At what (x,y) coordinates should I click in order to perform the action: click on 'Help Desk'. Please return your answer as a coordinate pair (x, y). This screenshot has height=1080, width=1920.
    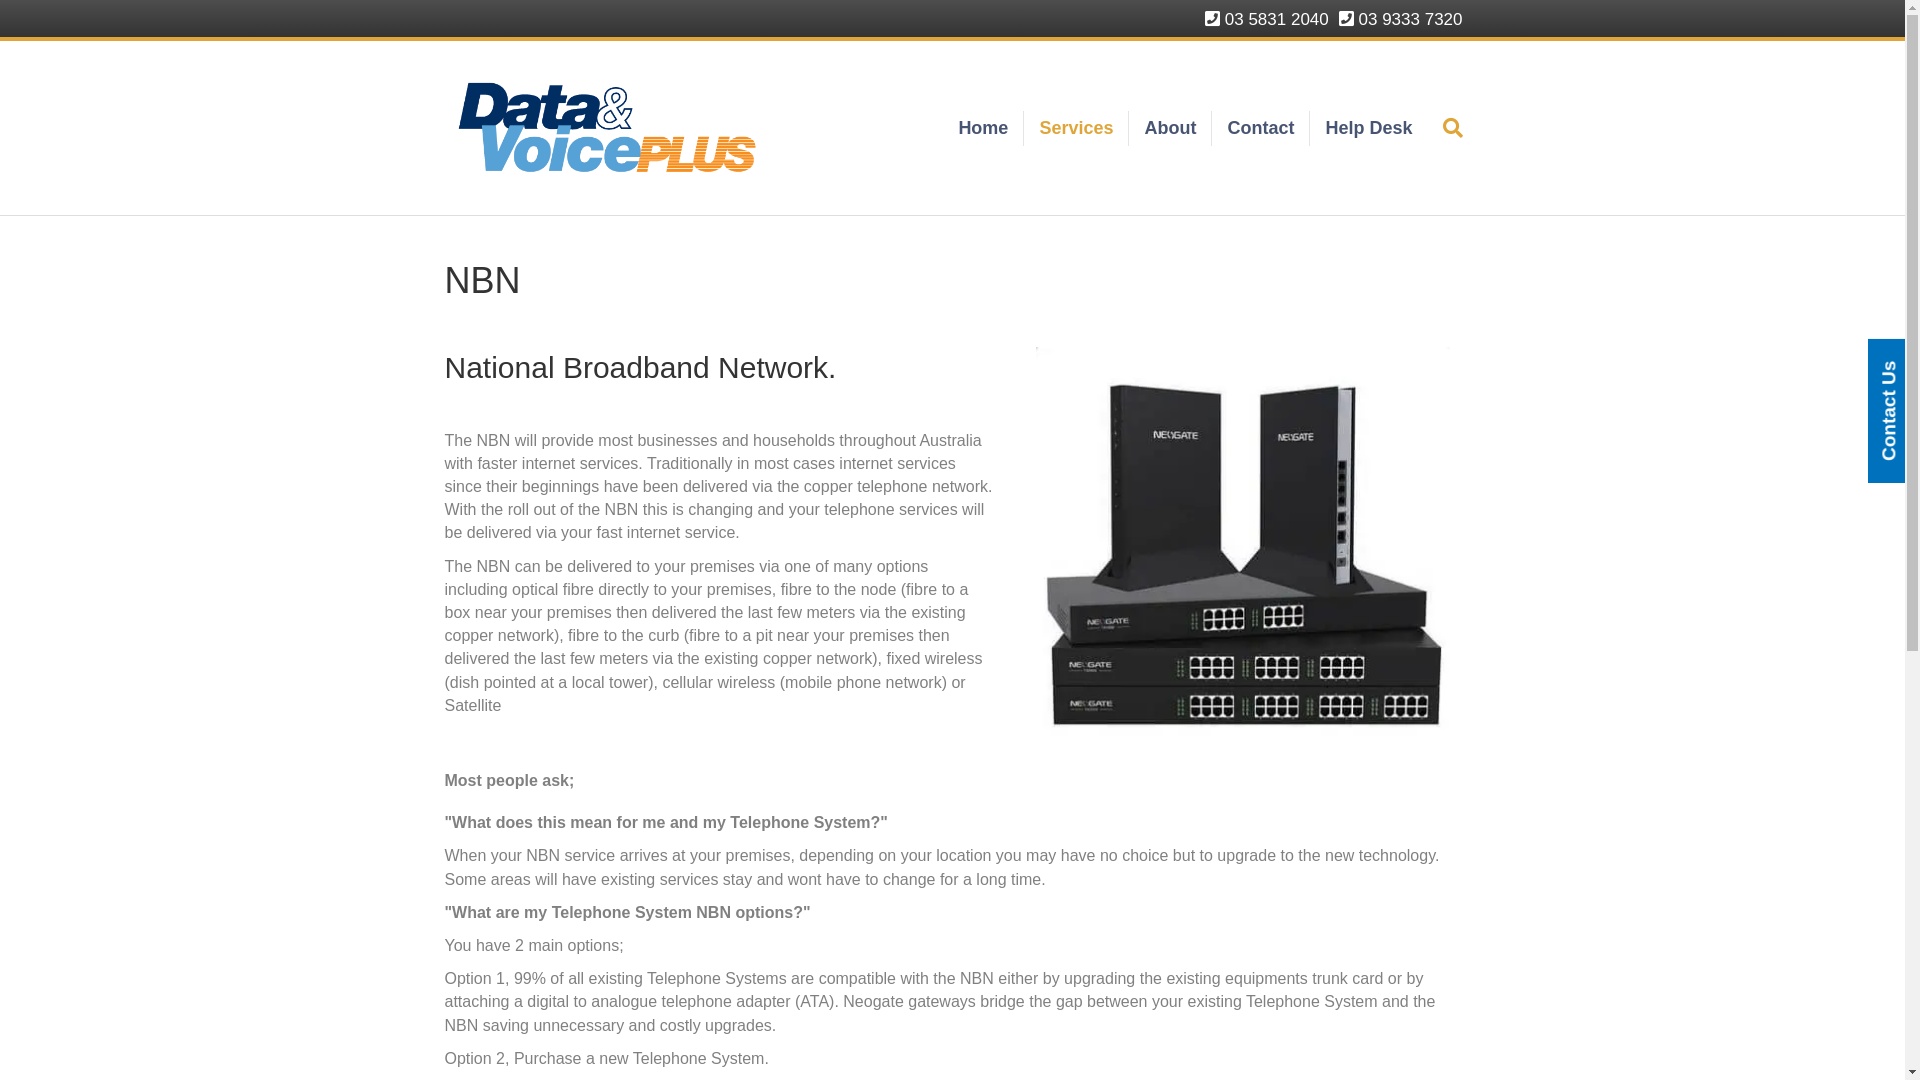
    Looking at the image, I should click on (1310, 128).